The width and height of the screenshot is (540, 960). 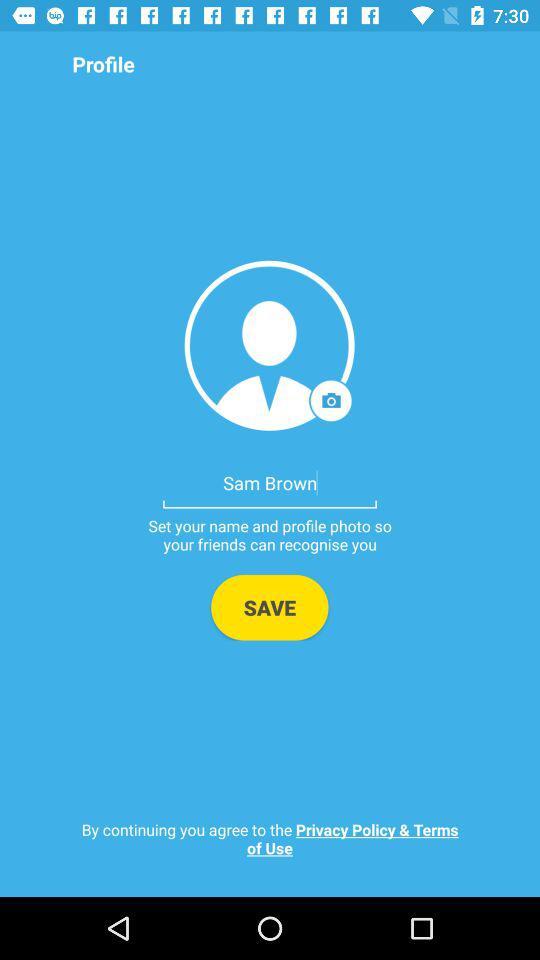 What do you see at coordinates (270, 481) in the screenshot?
I see `the sam brown` at bounding box center [270, 481].